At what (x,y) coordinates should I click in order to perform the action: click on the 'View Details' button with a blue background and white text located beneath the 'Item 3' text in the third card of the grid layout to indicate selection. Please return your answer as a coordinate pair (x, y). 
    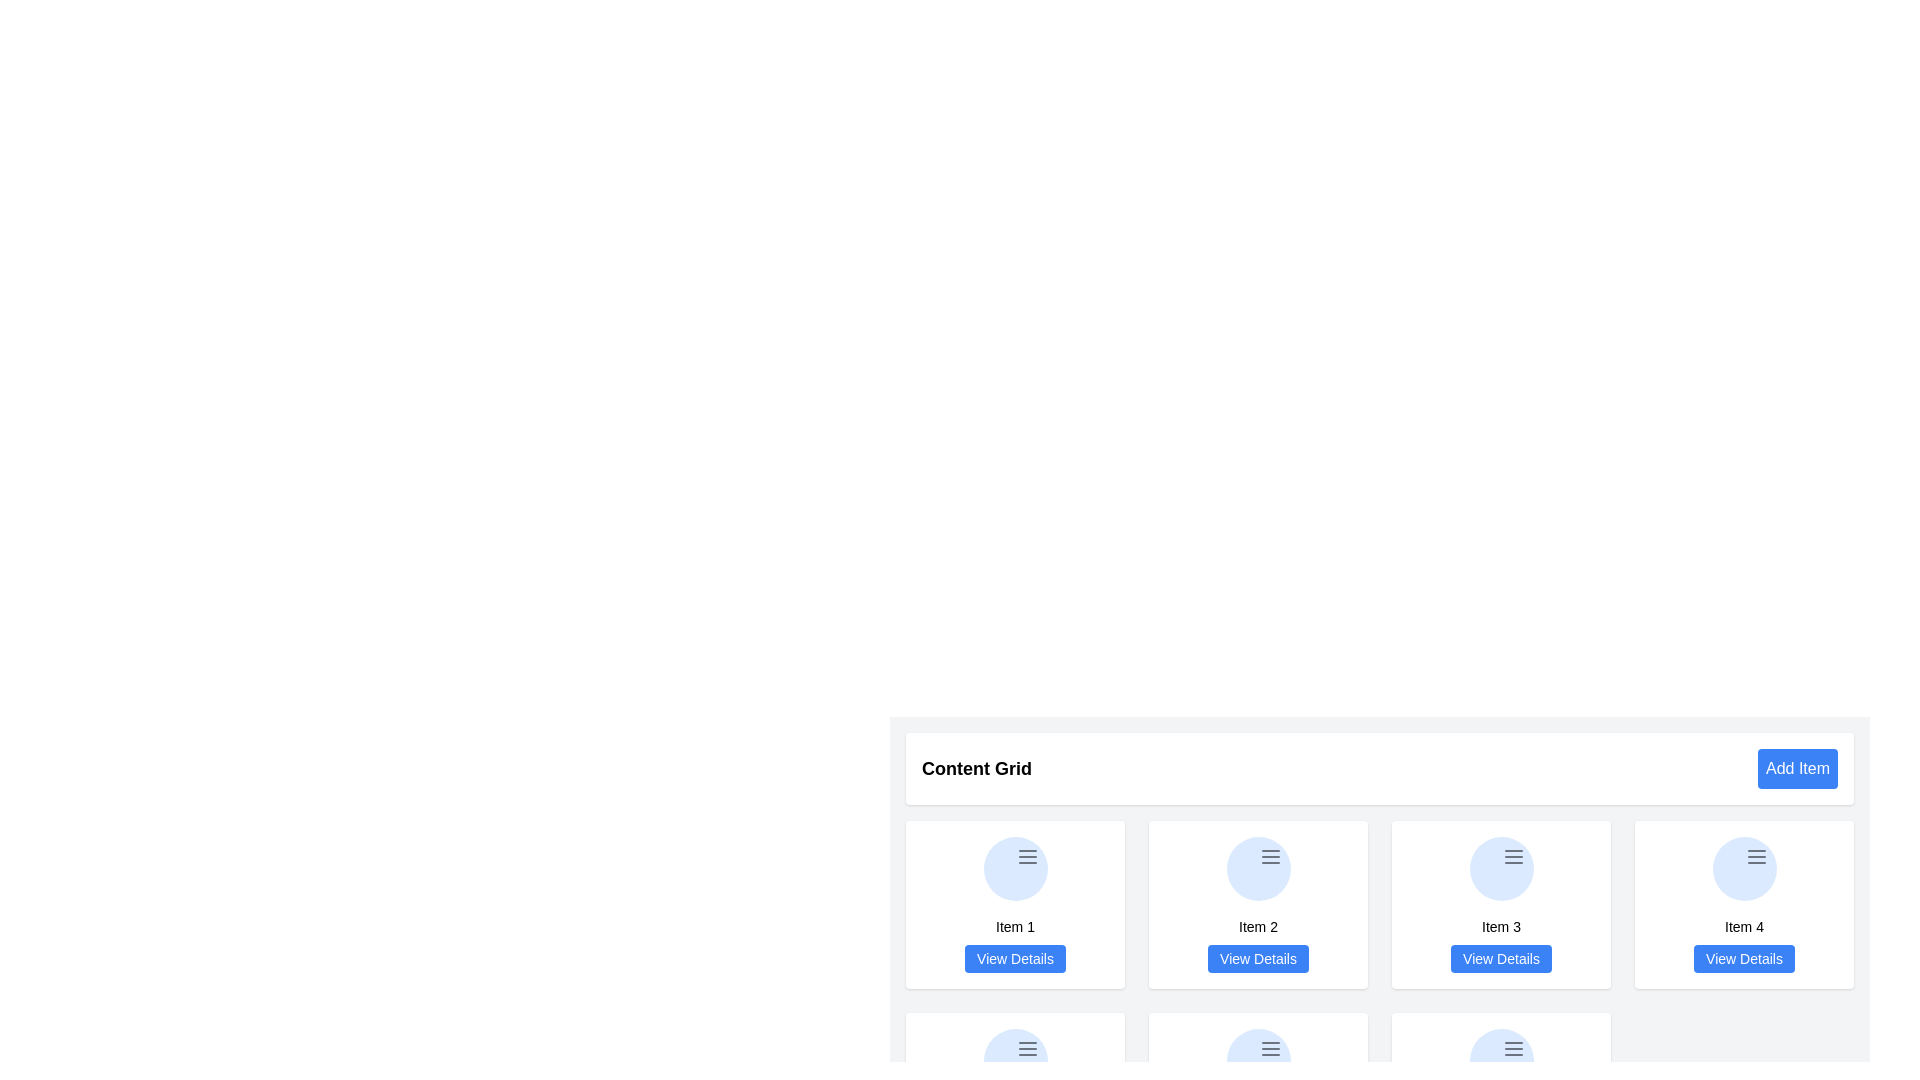
    Looking at the image, I should click on (1501, 958).